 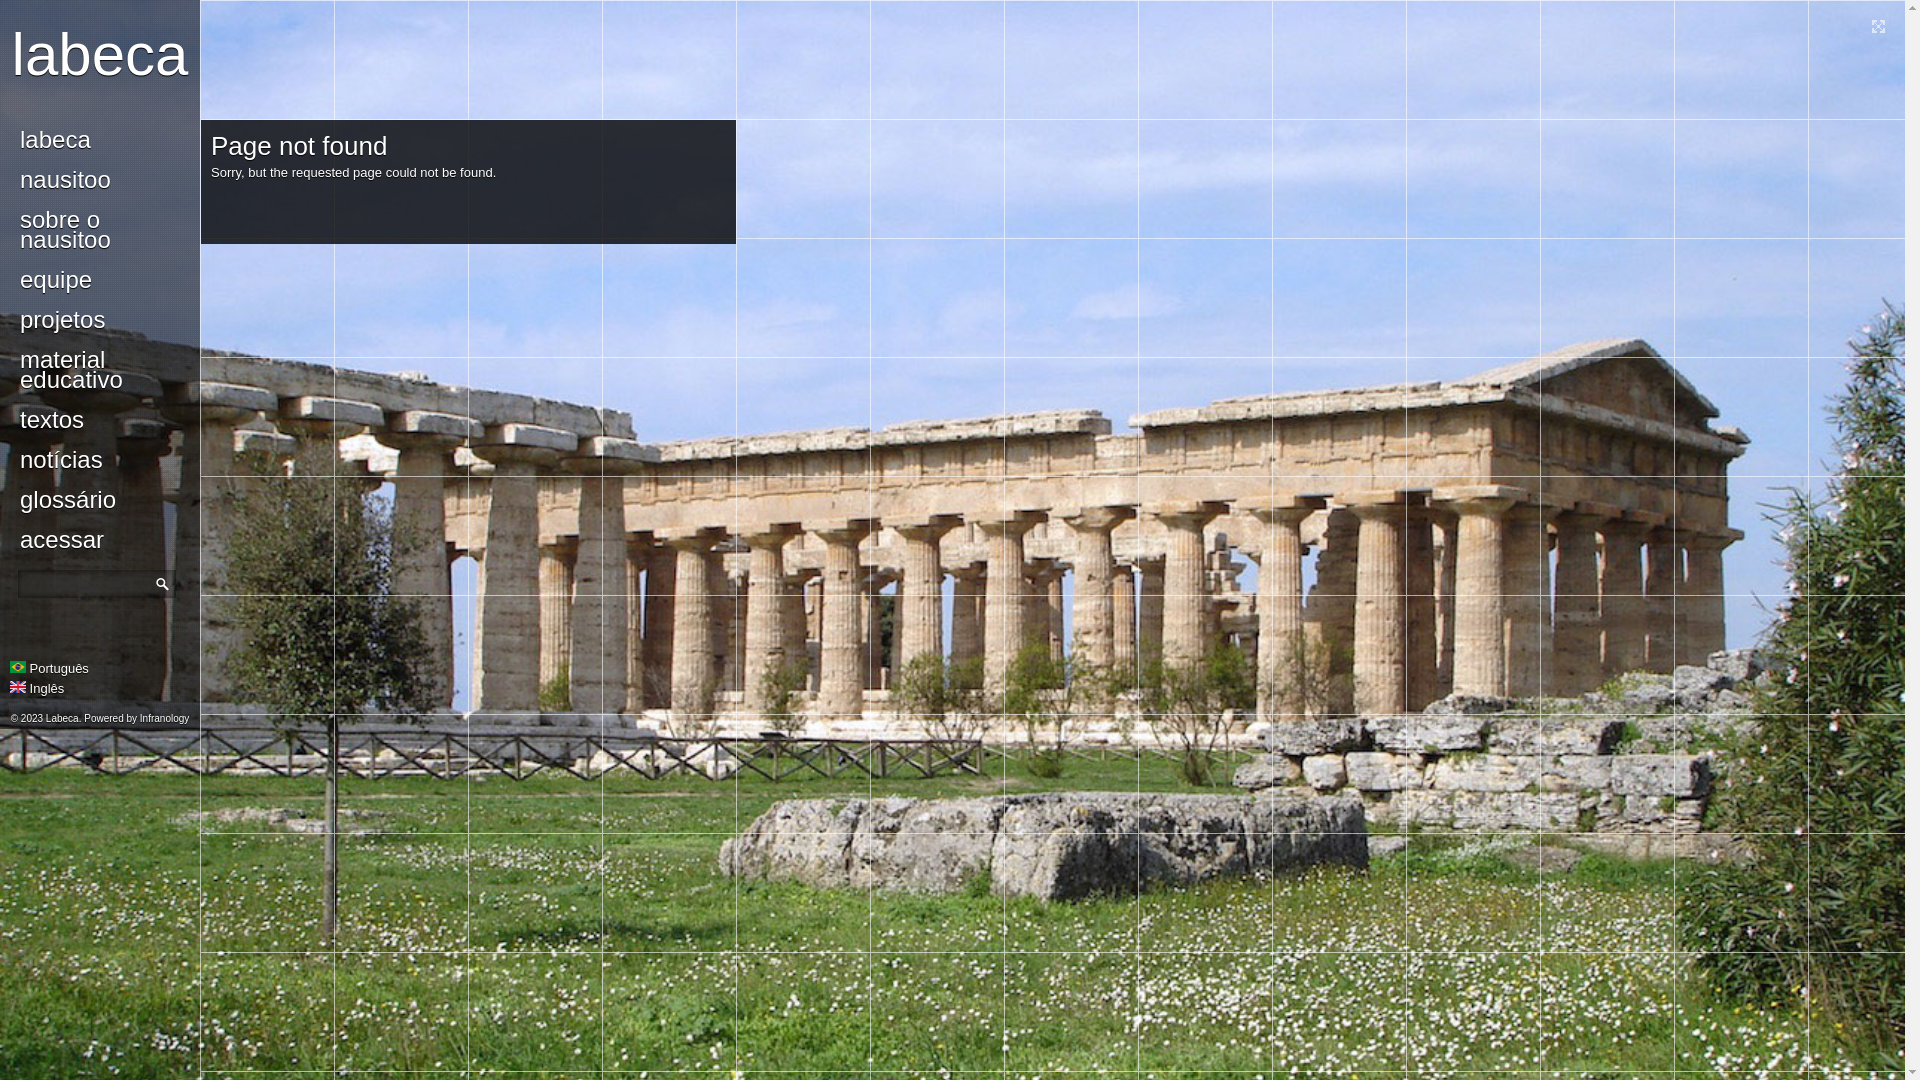 What do you see at coordinates (99, 319) in the screenshot?
I see `'projetos'` at bounding box center [99, 319].